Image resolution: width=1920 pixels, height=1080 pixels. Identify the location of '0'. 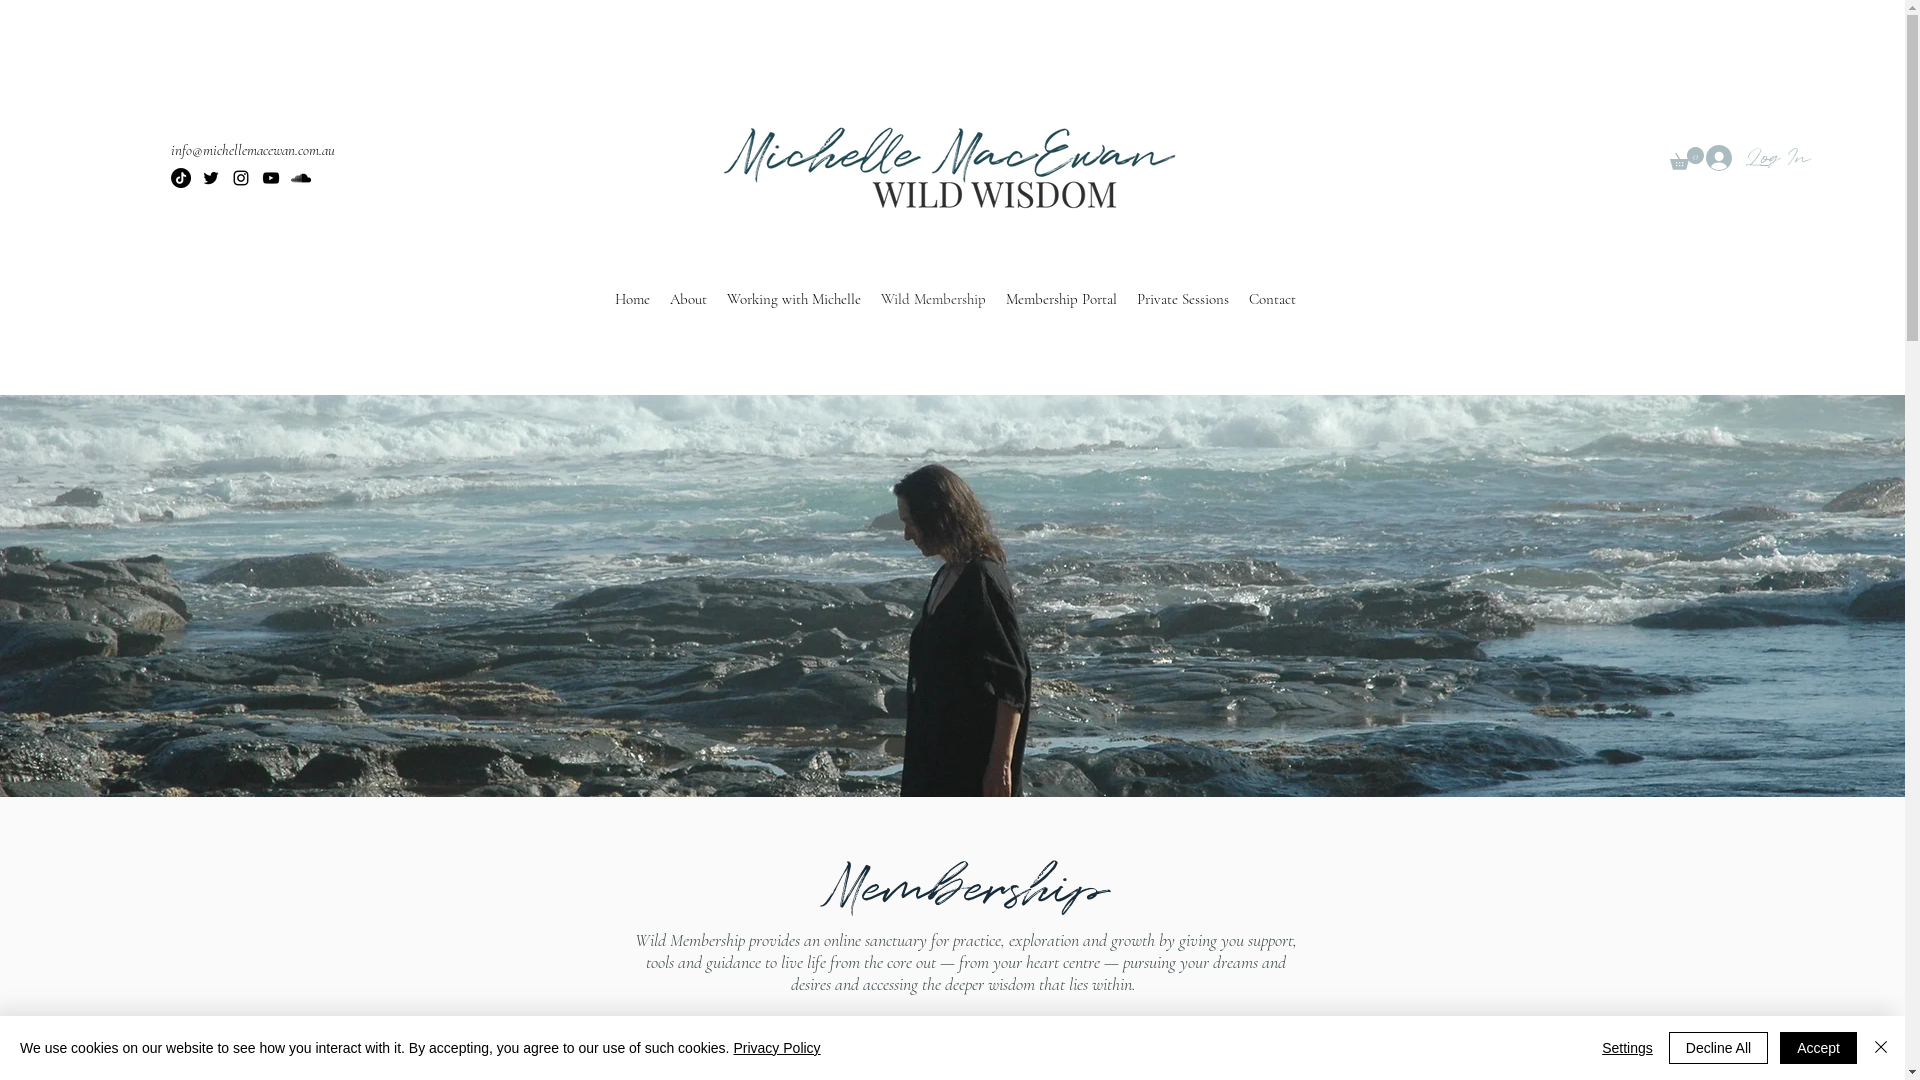
(1685, 157).